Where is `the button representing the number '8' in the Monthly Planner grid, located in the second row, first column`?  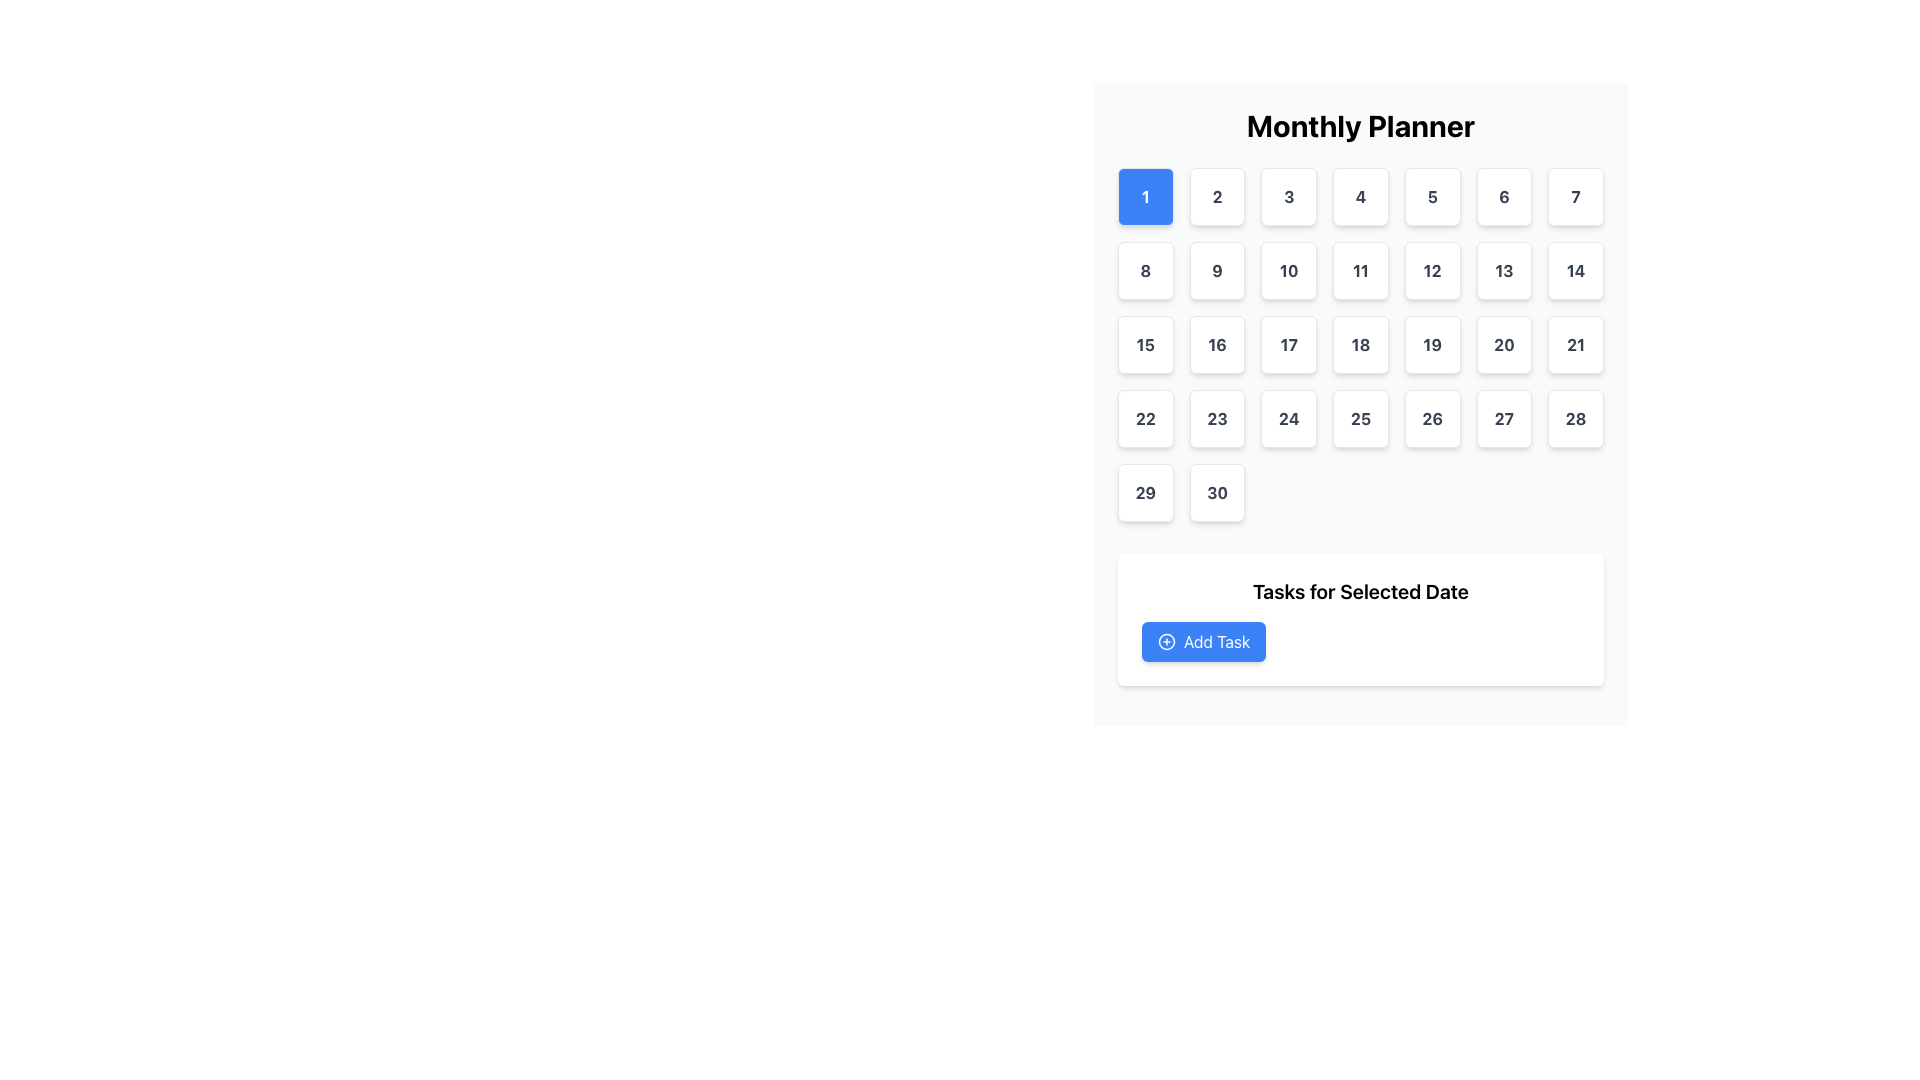 the button representing the number '8' in the Monthly Planner grid, located in the second row, first column is located at coordinates (1145, 270).